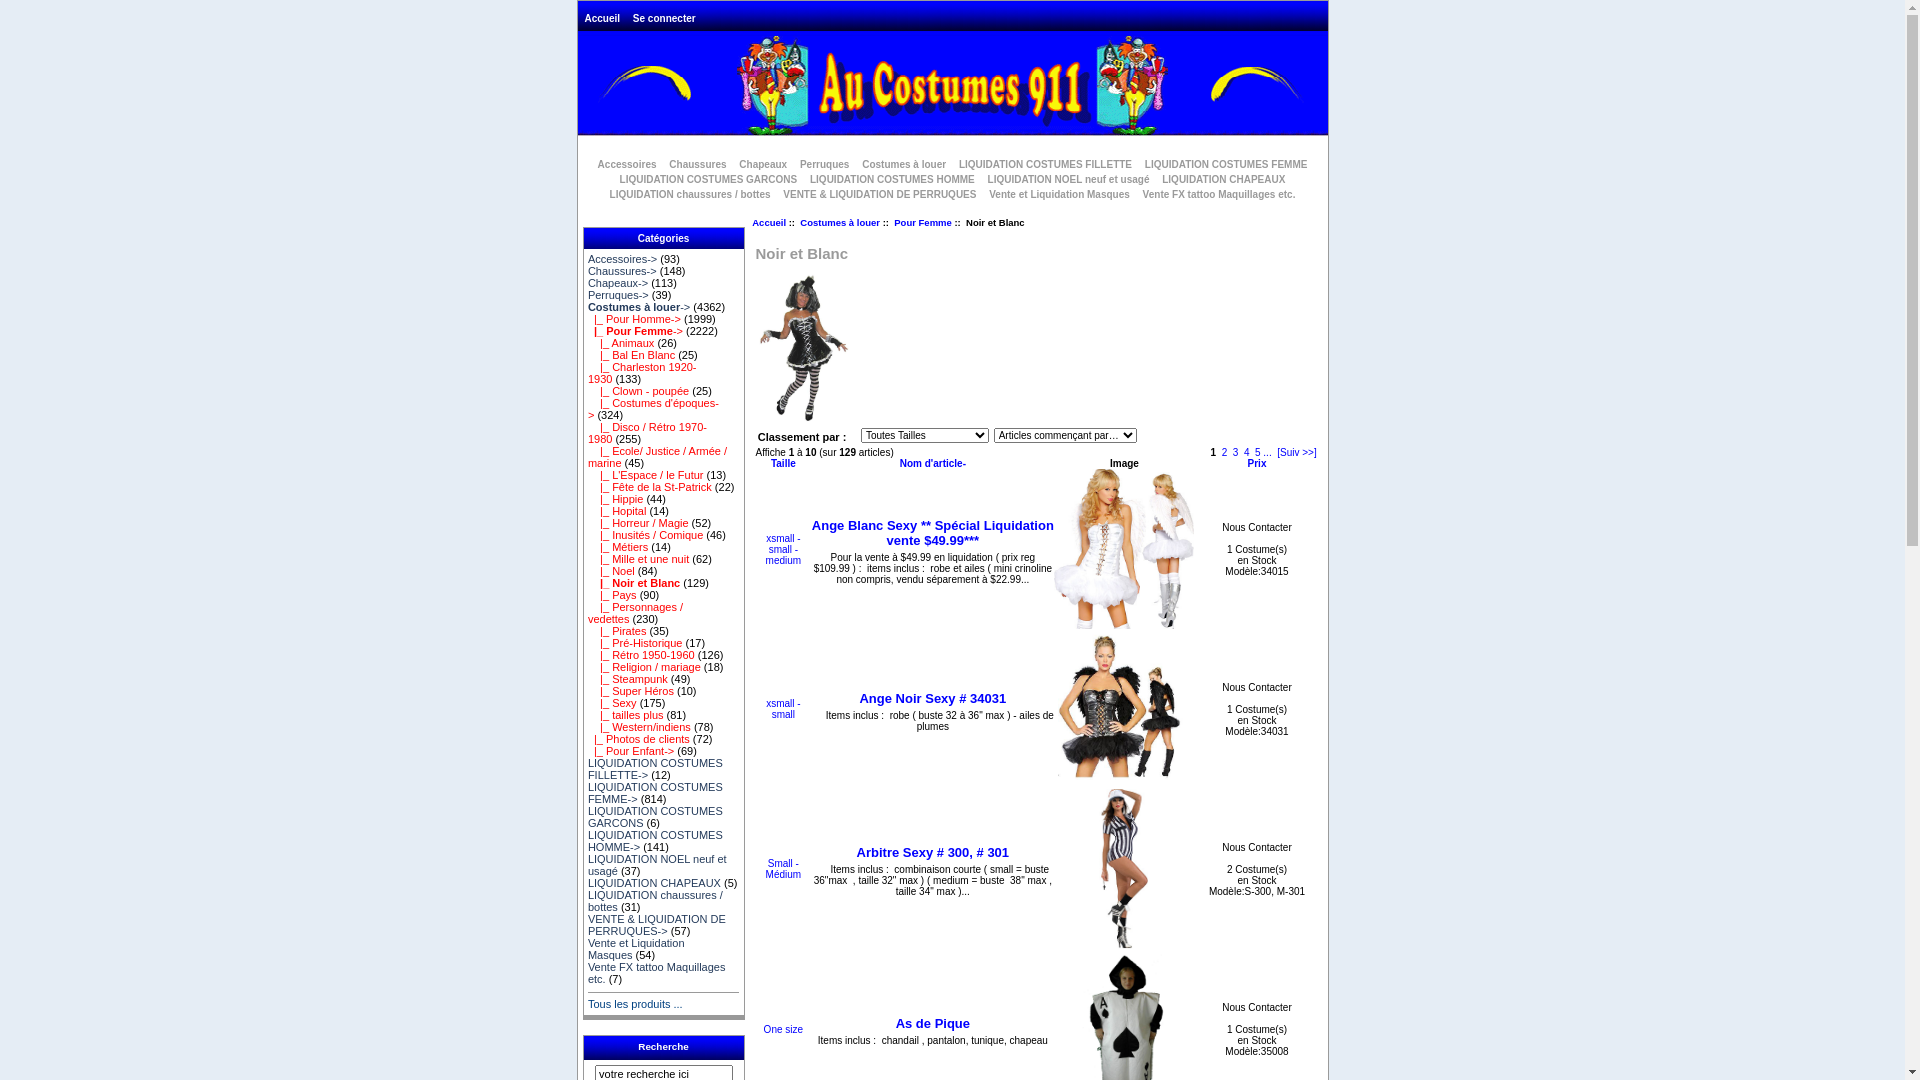  I want to click on 'Vente et Liquidation Masques', so click(1058, 194).